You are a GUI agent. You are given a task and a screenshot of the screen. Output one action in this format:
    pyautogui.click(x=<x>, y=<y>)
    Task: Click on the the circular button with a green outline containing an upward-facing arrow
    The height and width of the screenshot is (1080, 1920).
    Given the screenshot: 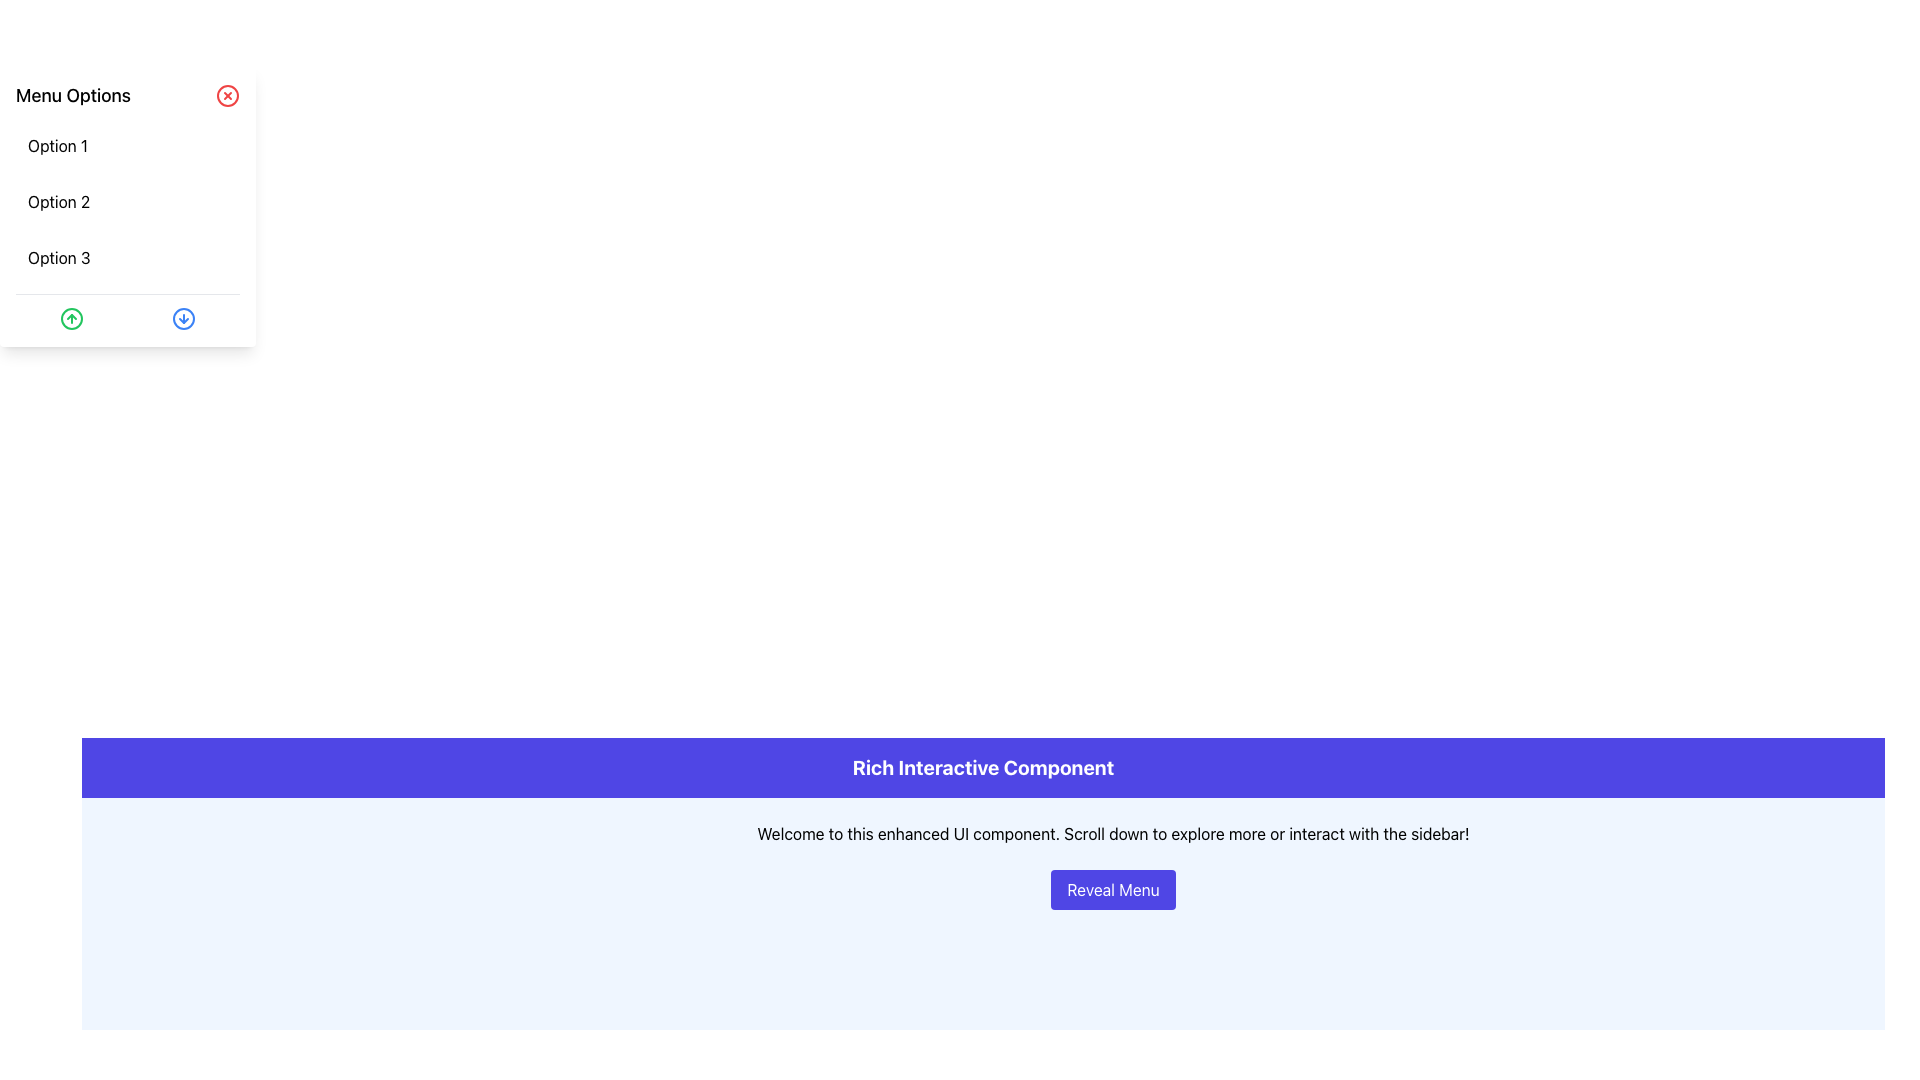 What is the action you would take?
    pyautogui.click(x=72, y=318)
    